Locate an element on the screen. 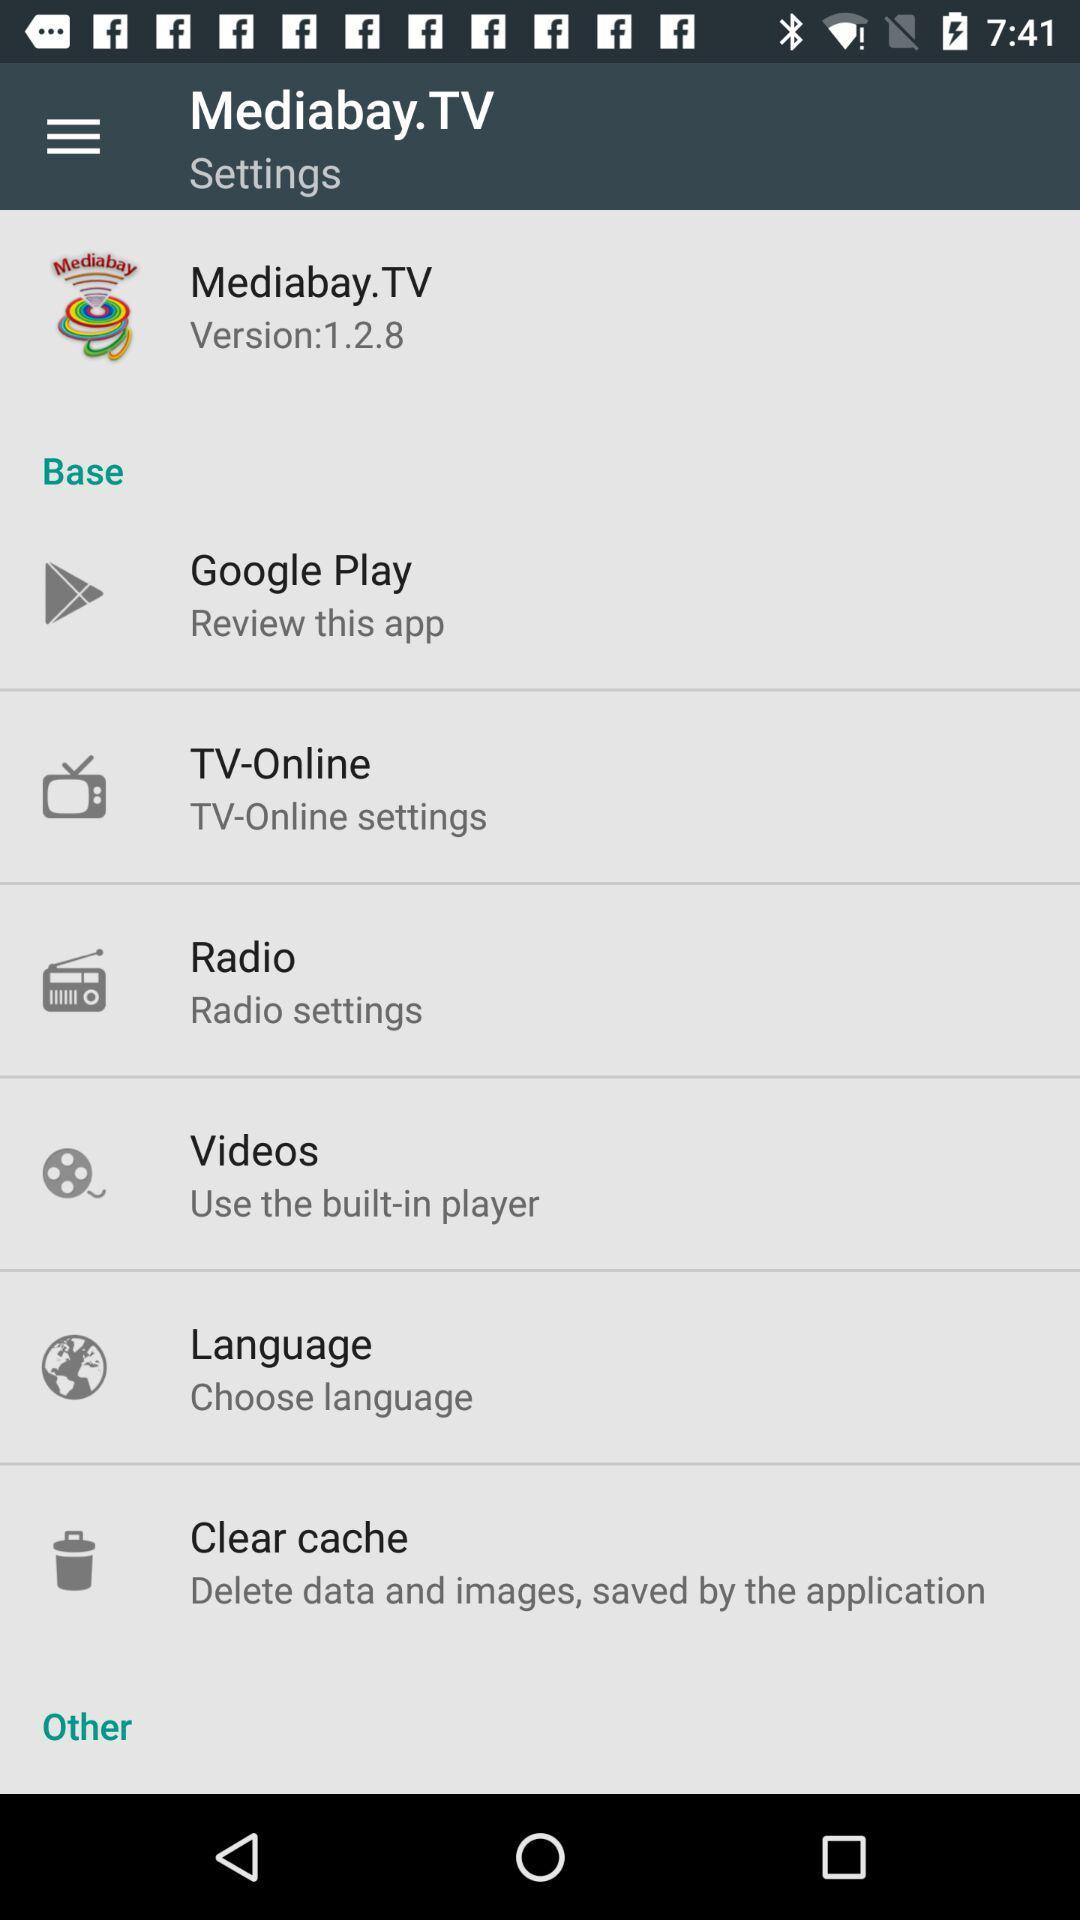 The image size is (1080, 1920). clear cache icon is located at coordinates (299, 1535).